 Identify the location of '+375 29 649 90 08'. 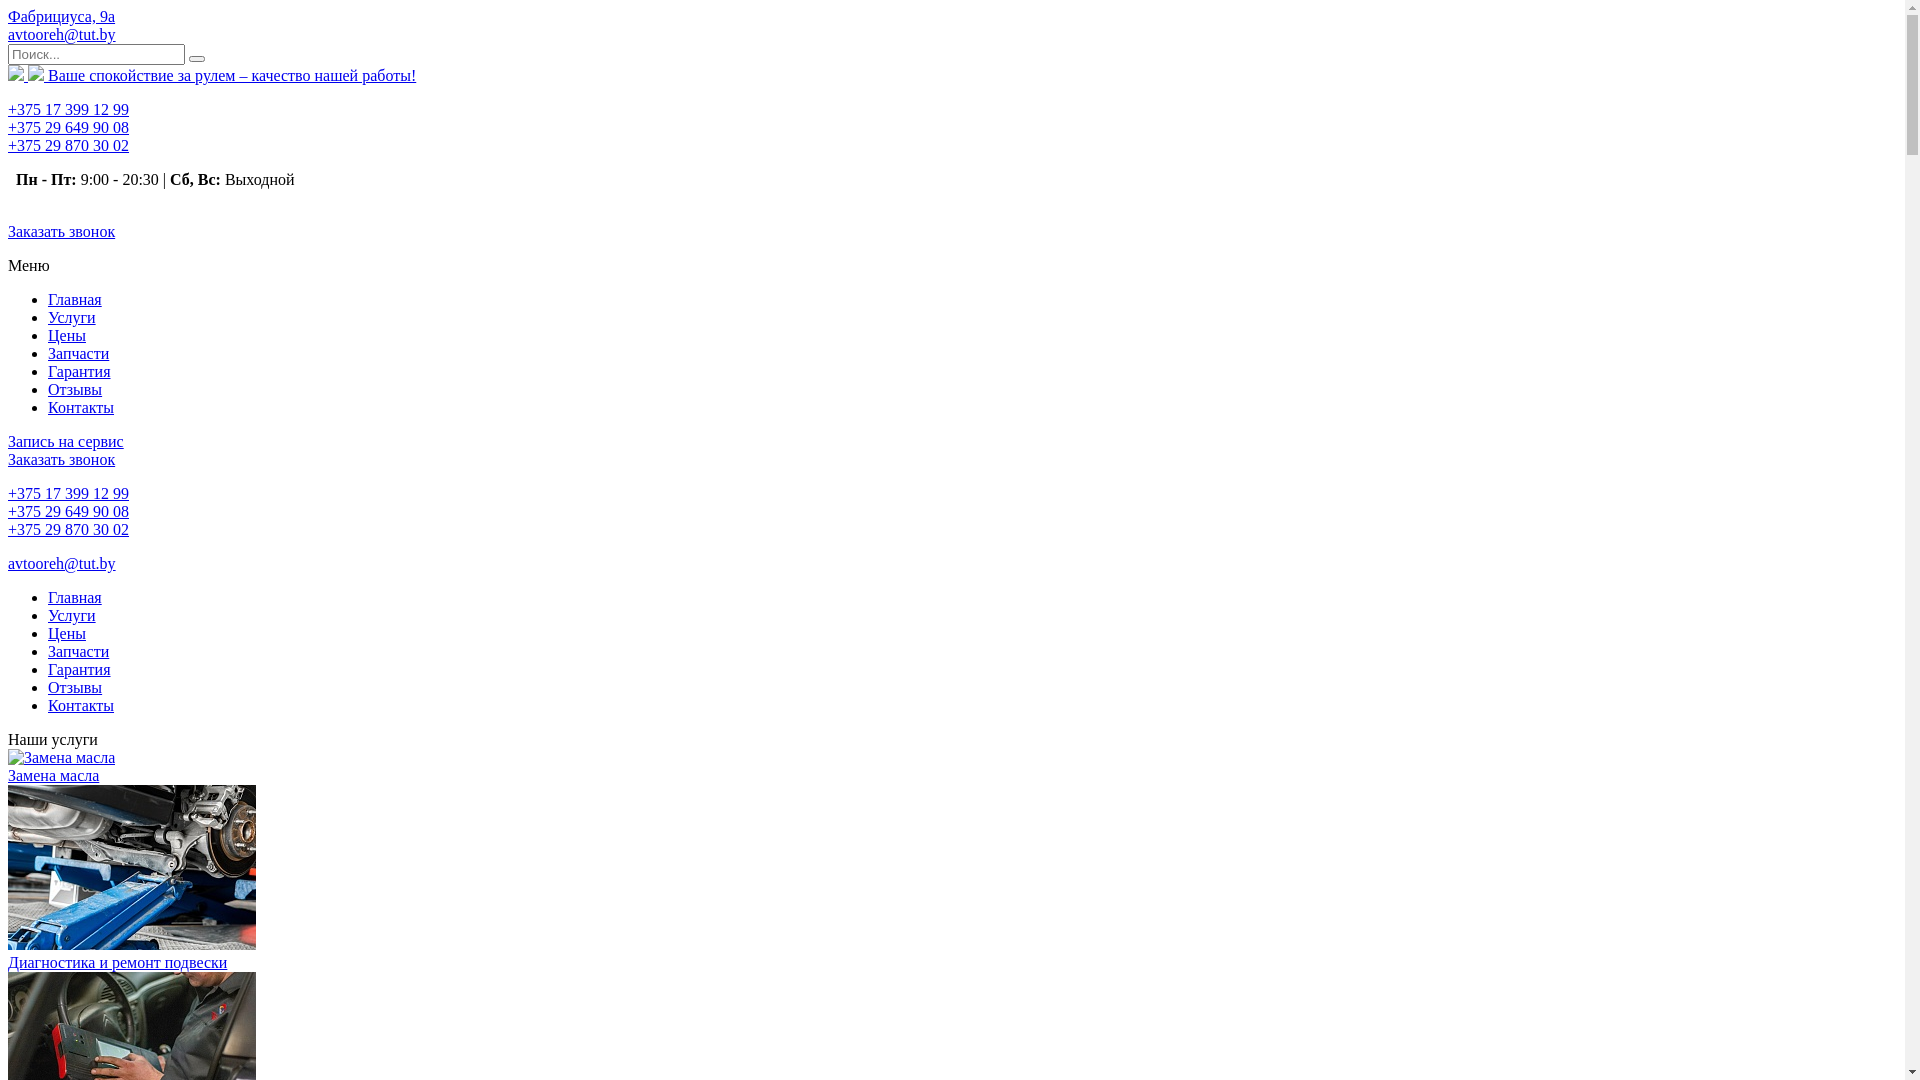
(68, 510).